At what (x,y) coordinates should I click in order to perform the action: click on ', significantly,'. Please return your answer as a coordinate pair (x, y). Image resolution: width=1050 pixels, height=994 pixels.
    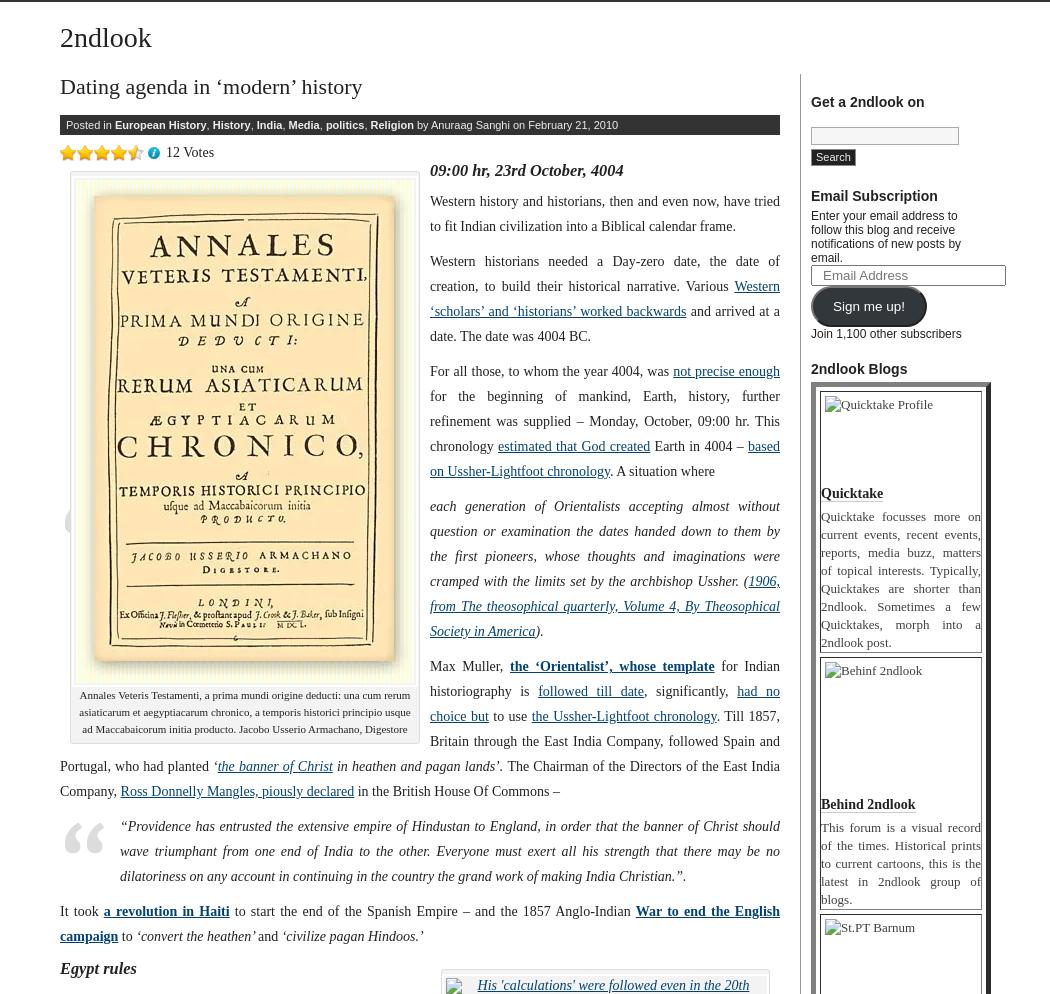
    Looking at the image, I should click on (689, 690).